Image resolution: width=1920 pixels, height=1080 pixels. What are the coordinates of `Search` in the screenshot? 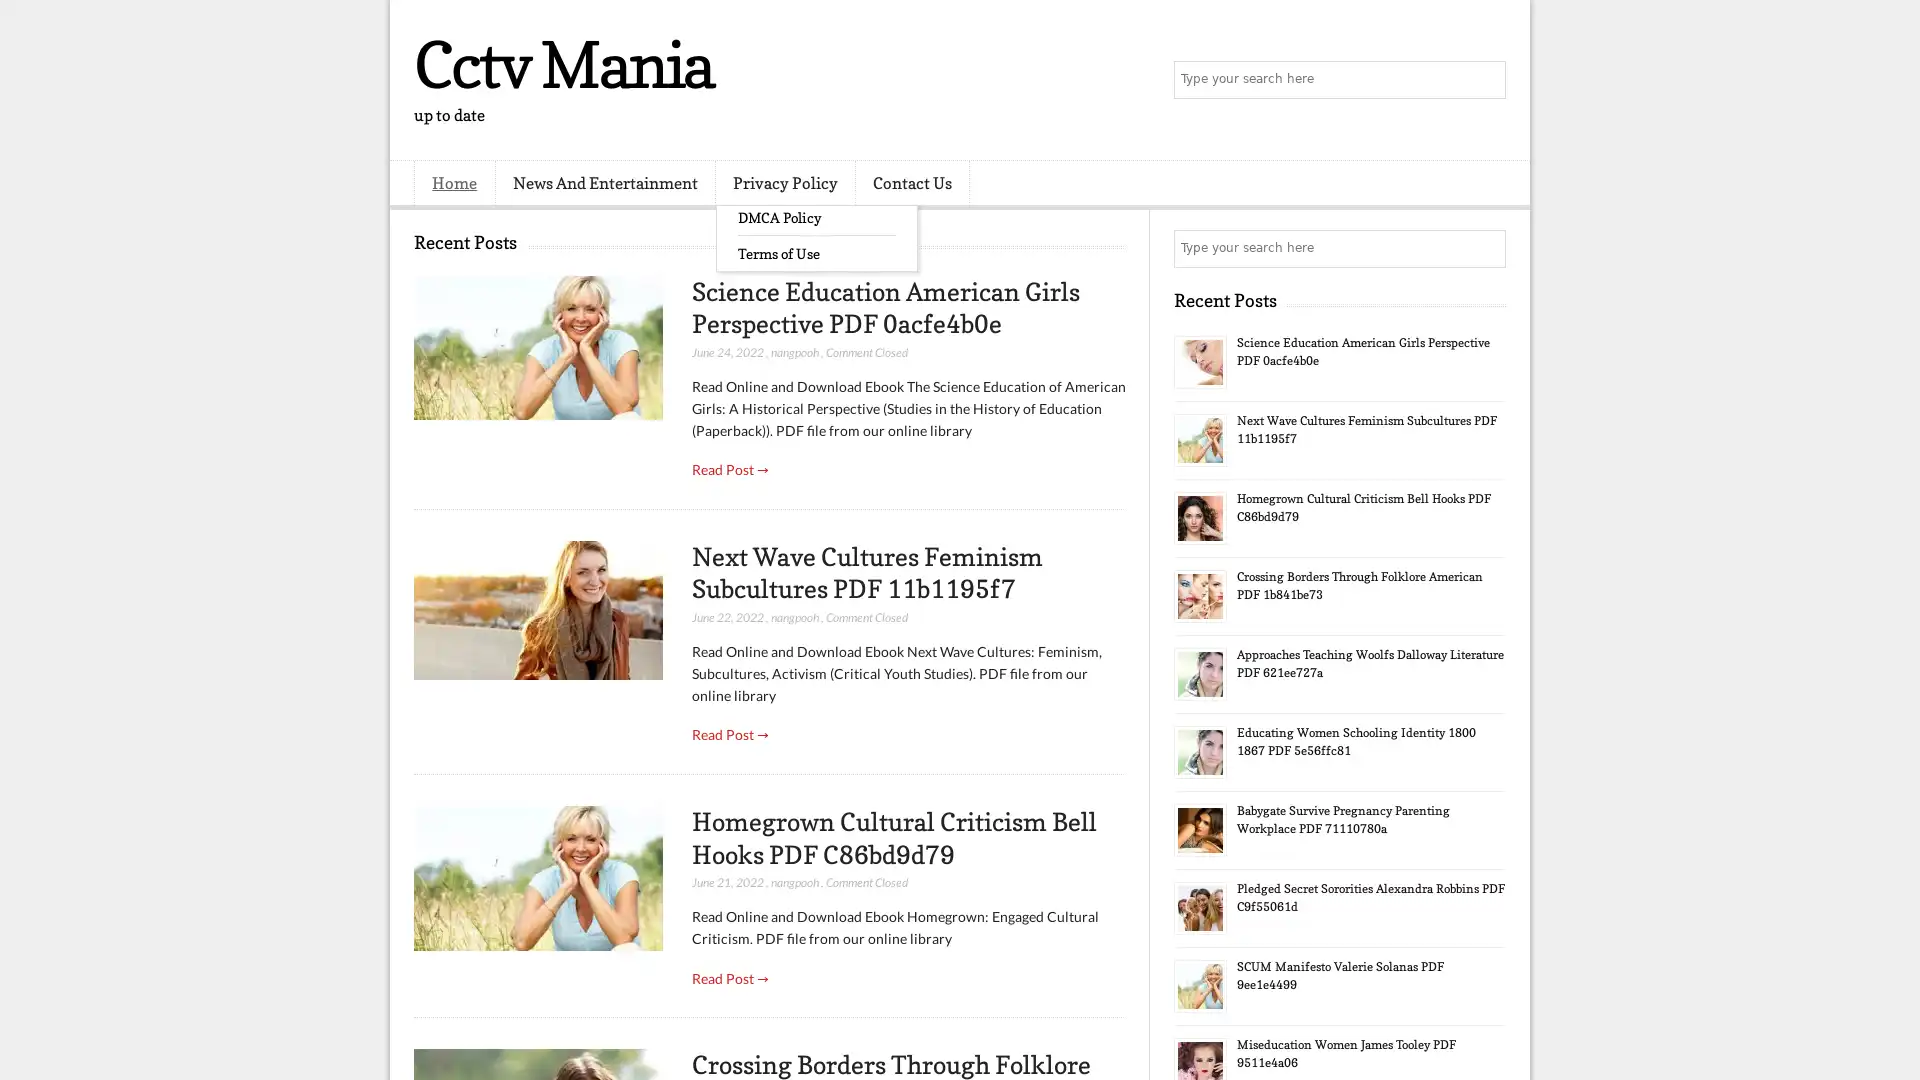 It's located at (1485, 248).